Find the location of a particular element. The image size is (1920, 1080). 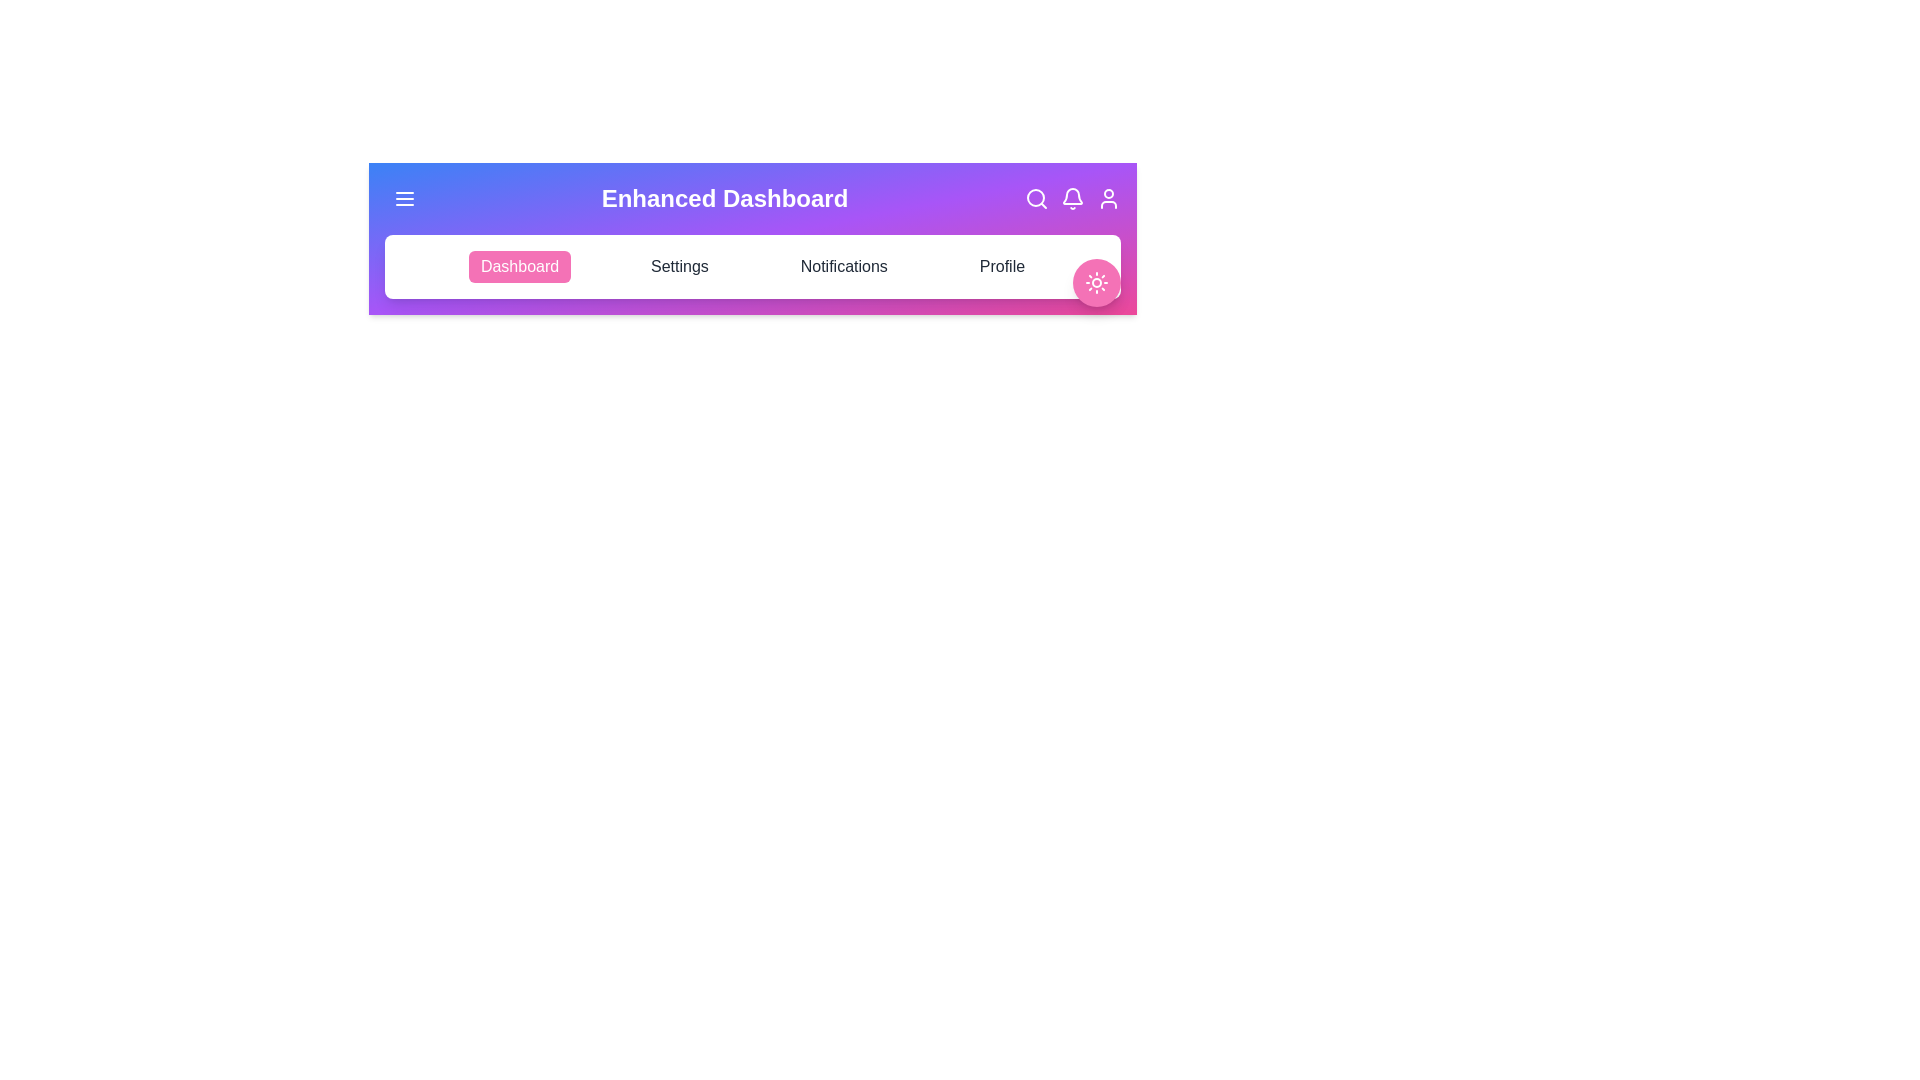

the search icon in the top-right corner of the app bar is located at coordinates (1036, 199).